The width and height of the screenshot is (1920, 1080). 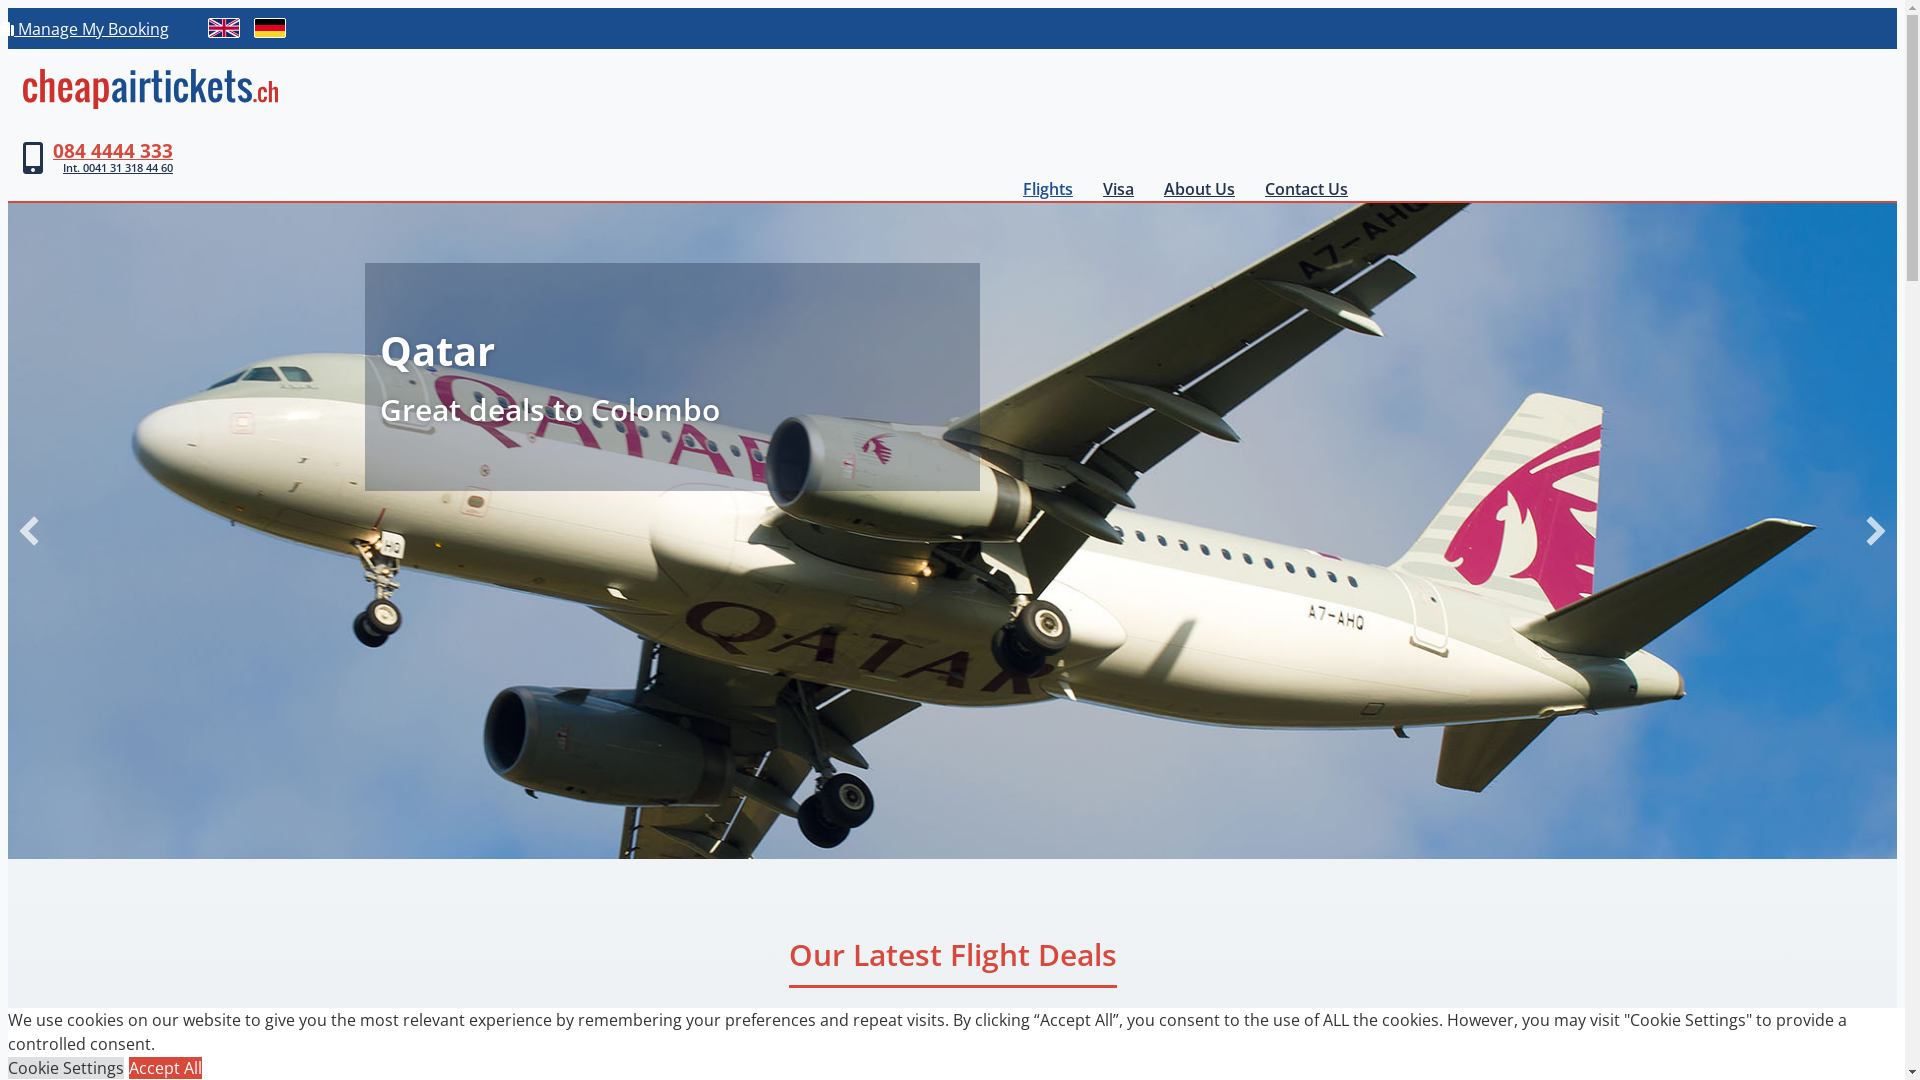 What do you see at coordinates (52, 149) in the screenshot?
I see `'084 4444 333'` at bounding box center [52, 149].